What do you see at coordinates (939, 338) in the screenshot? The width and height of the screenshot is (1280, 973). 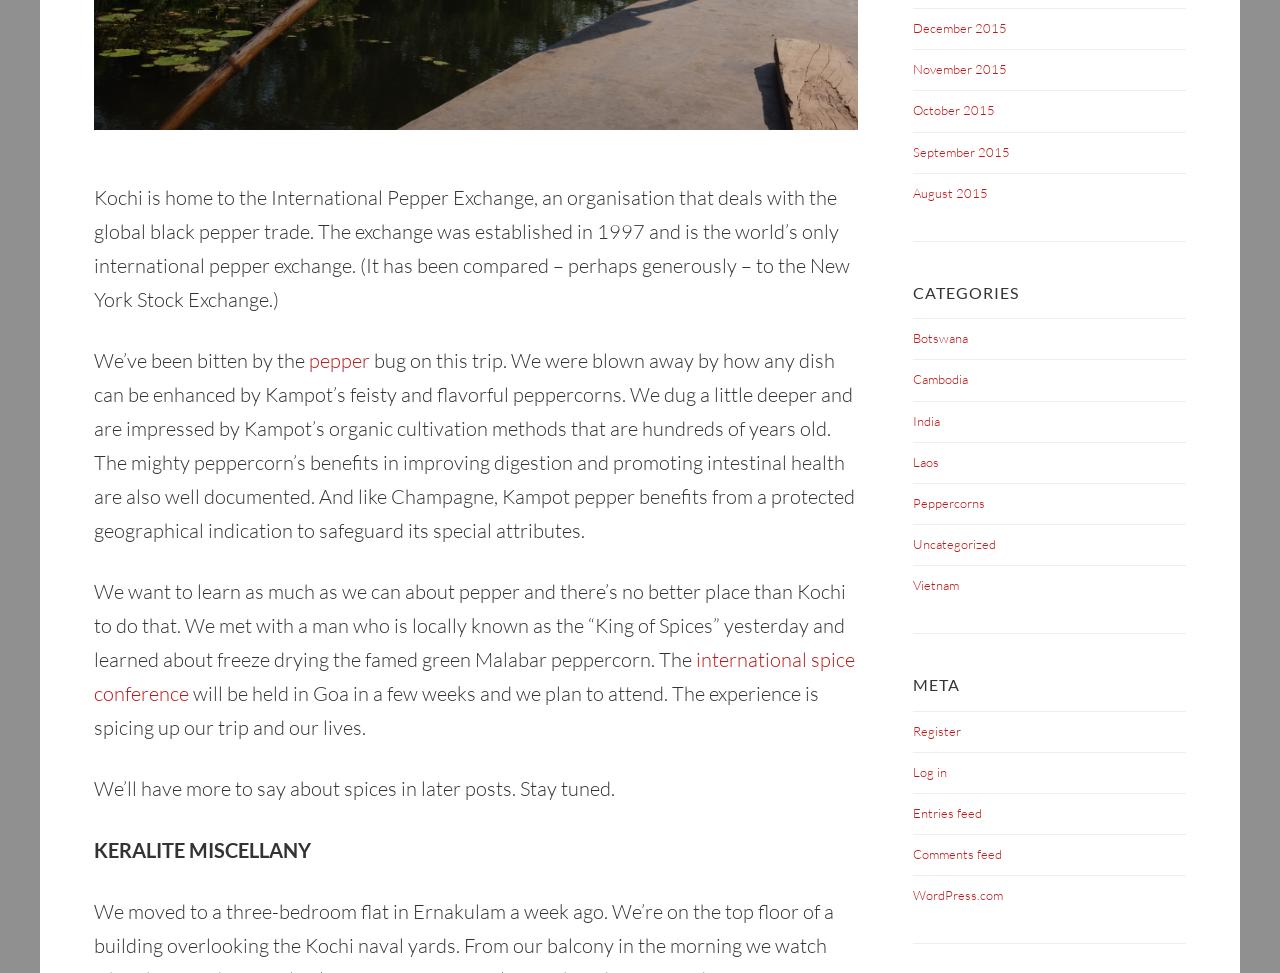 I see `'Botswana'` at bounding box center [939, 338].